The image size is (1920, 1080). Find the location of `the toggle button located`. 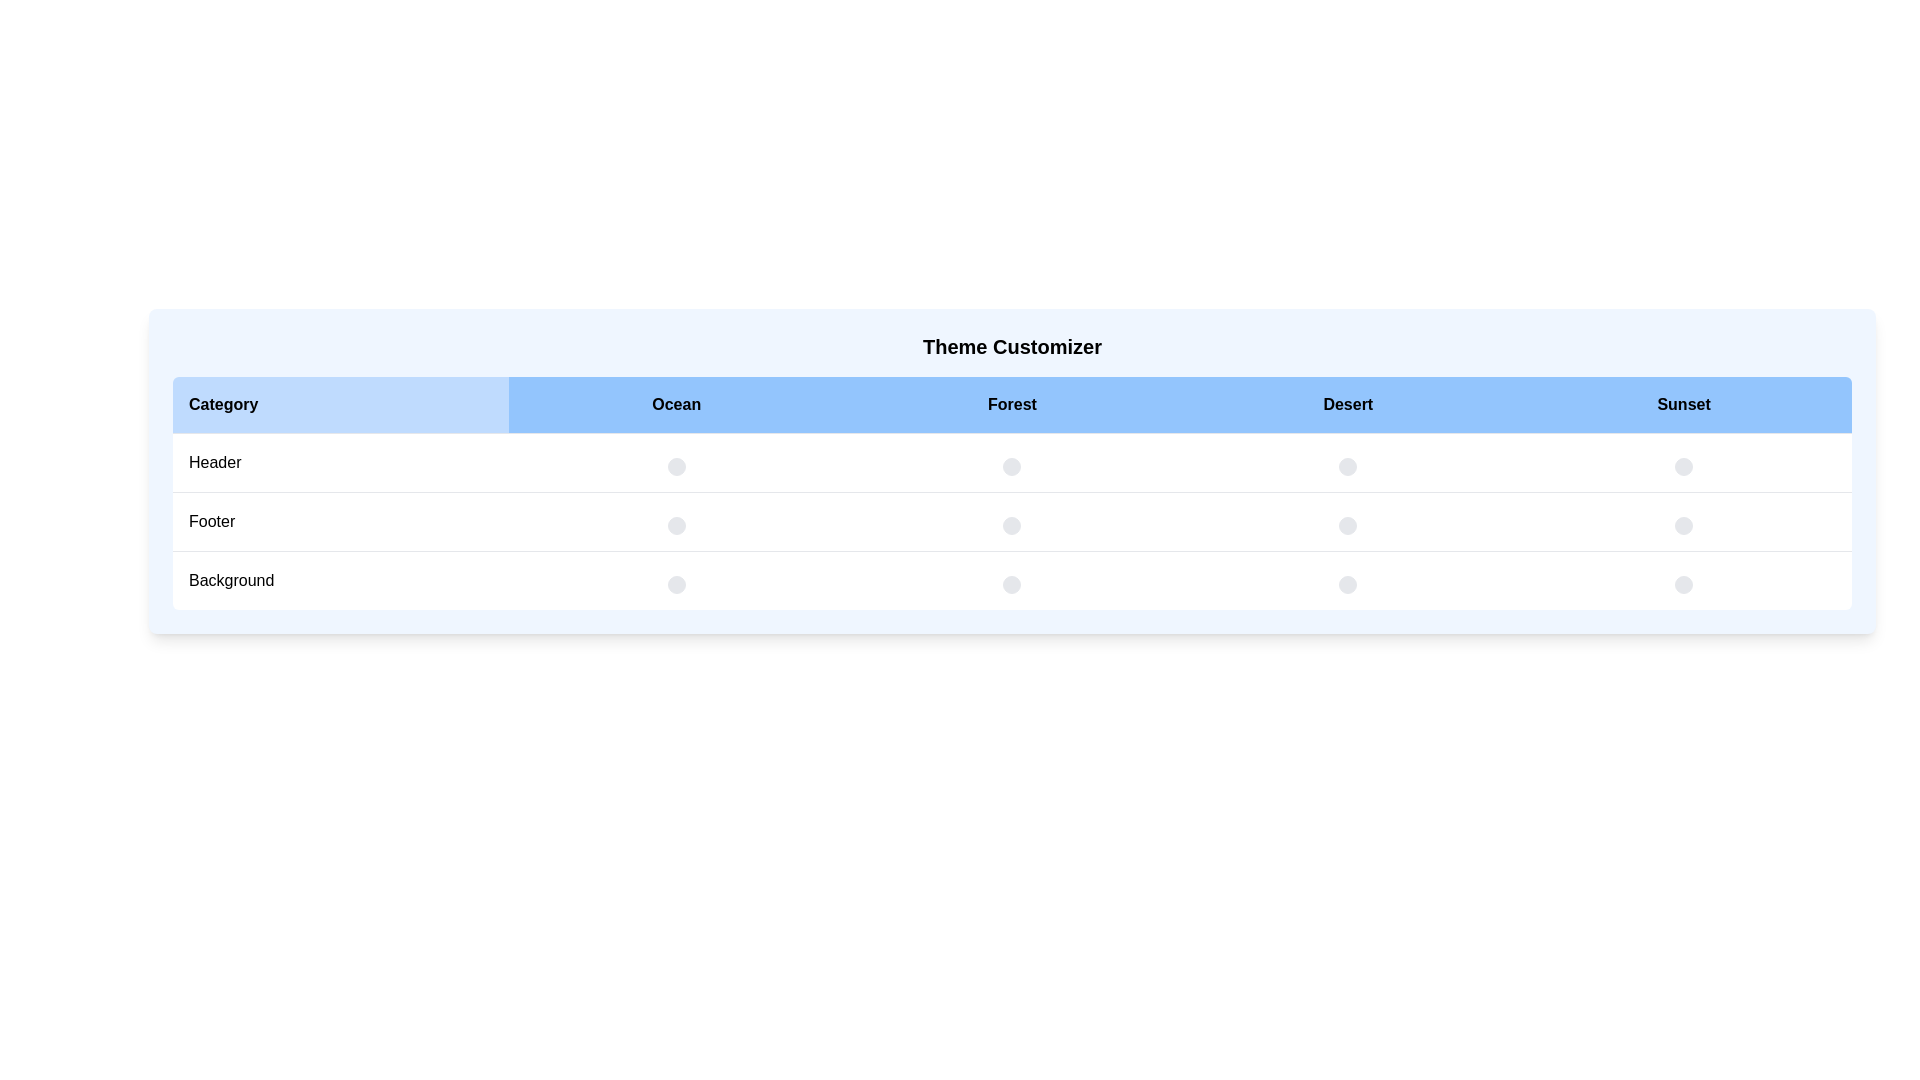

the toggle button located is located at coordinates (1348, 524).